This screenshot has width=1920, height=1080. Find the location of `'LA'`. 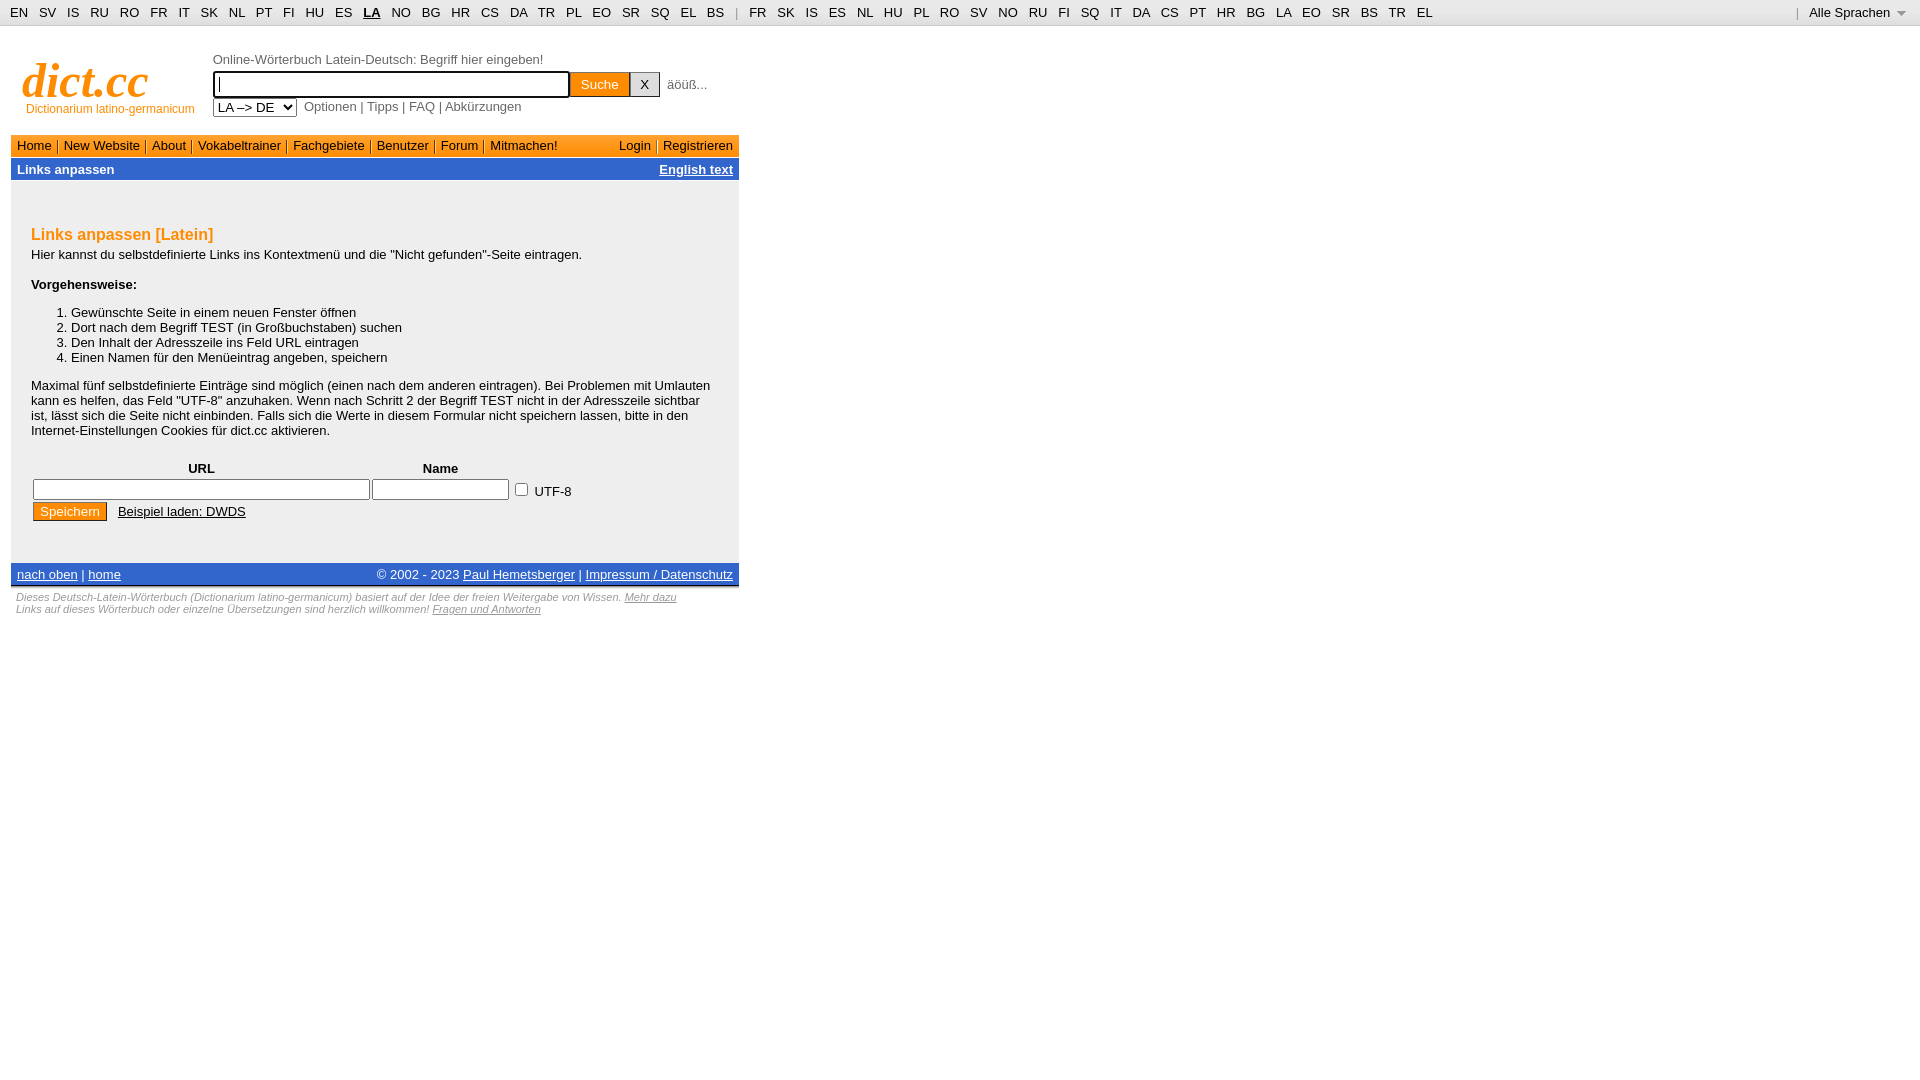

'LA' is located at coordinates (1283, 12).